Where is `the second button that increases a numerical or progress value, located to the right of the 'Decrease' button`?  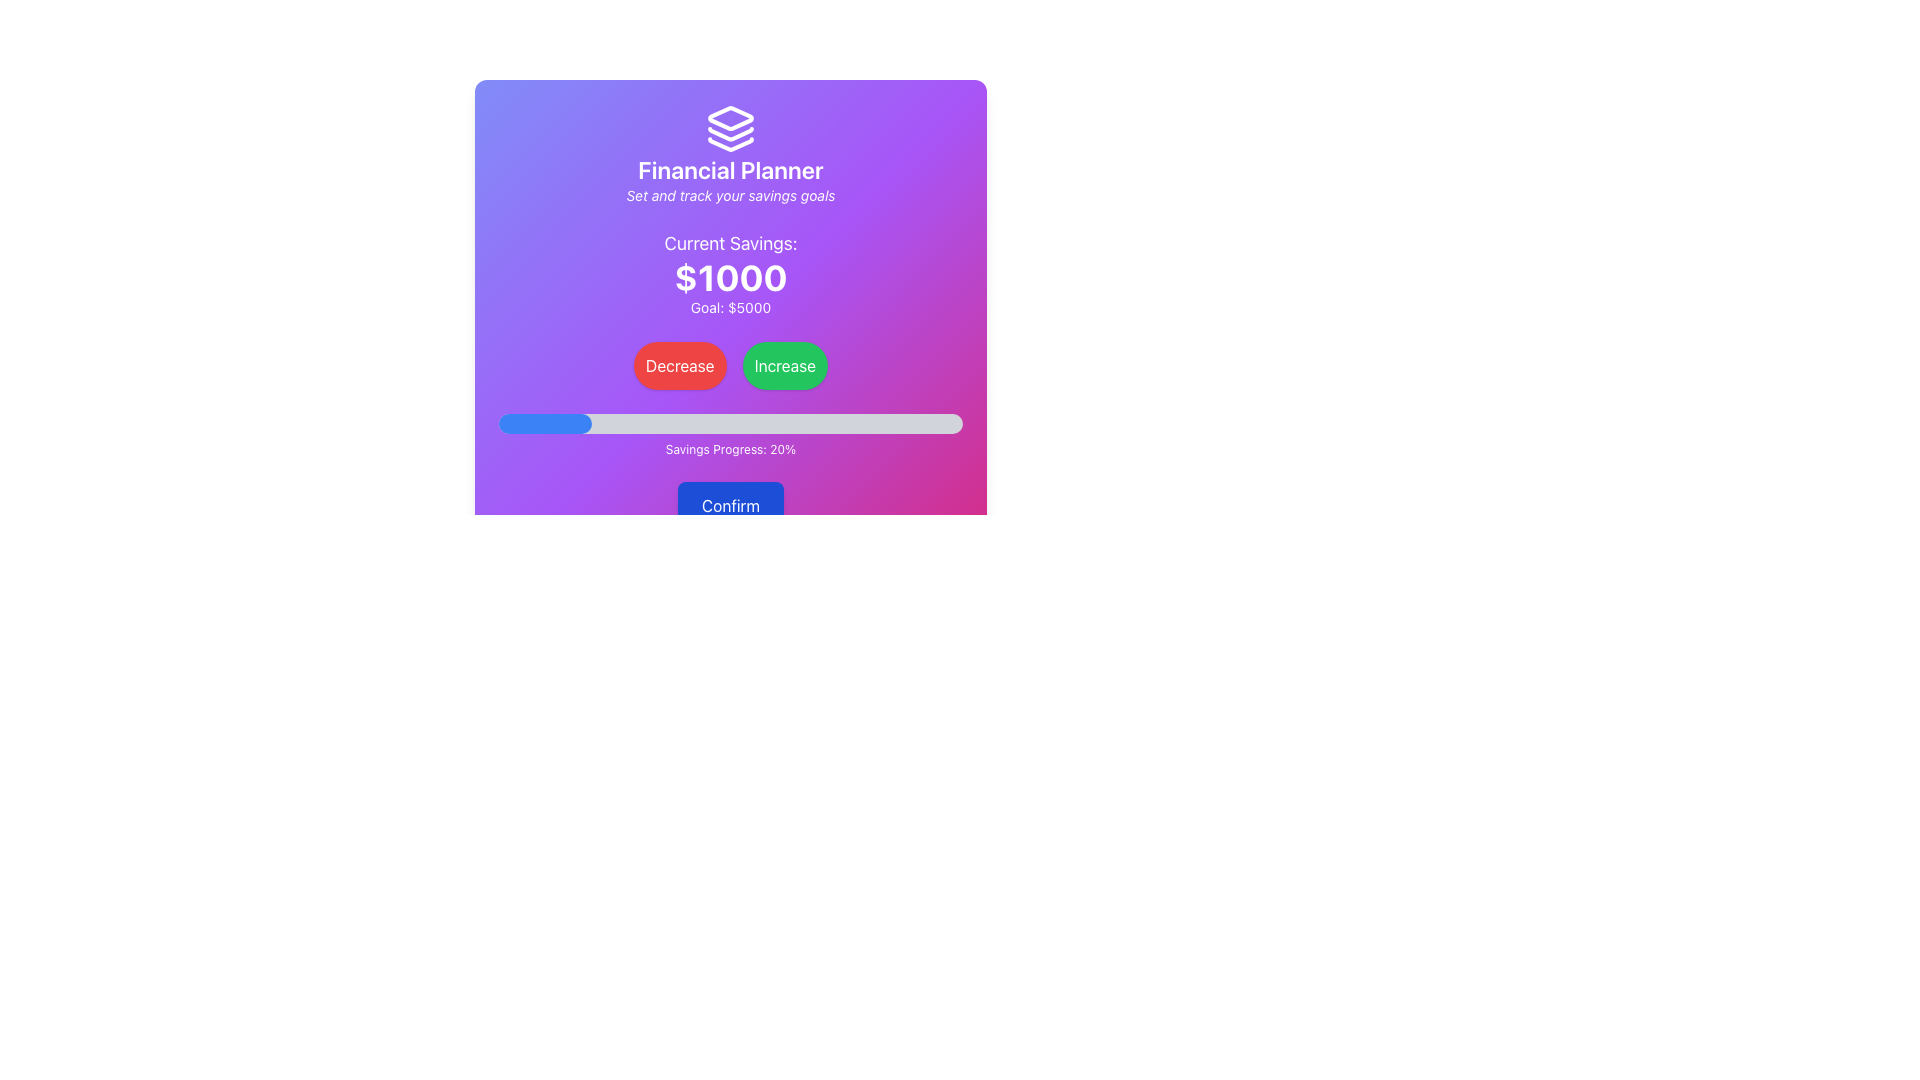 the second button that increases a numerical or progress value, located to the right of the 'Decrease' button is located at coordinates (784, 366).